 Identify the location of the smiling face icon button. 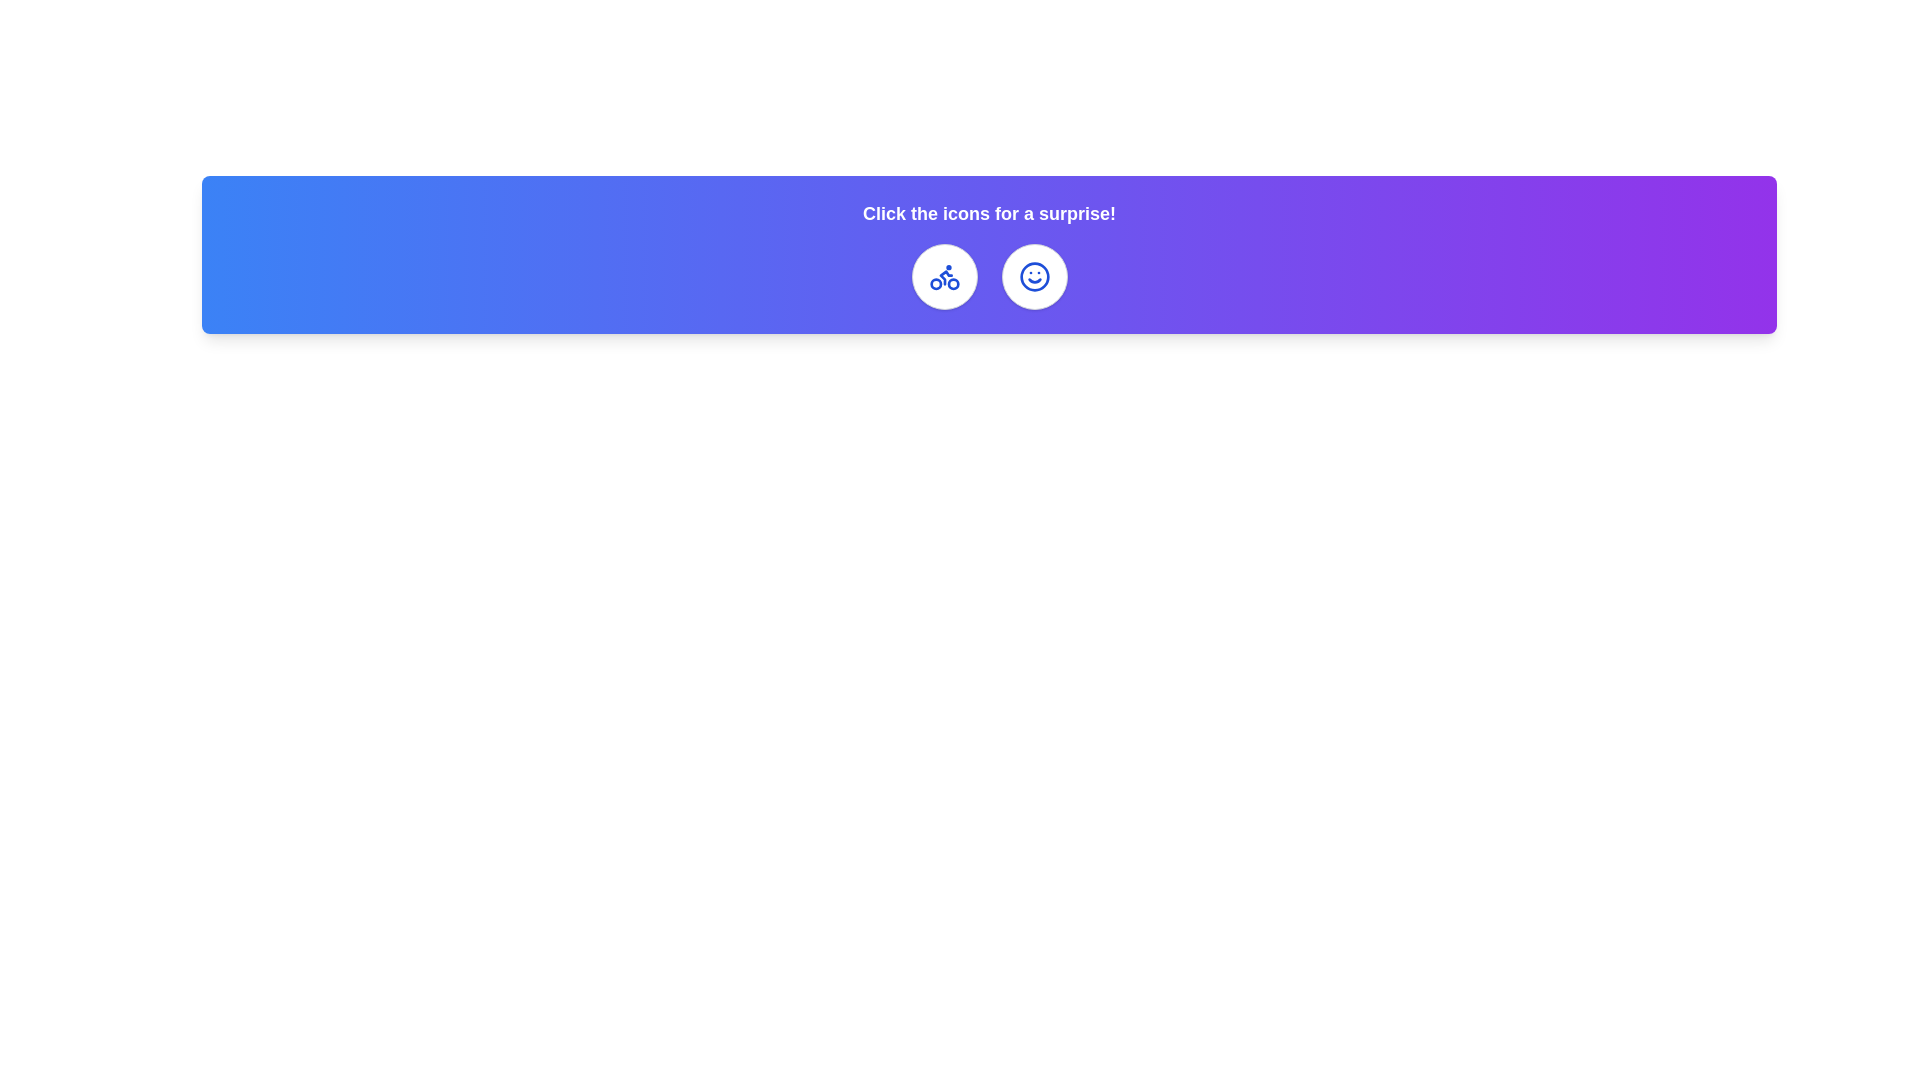
(1034, 277).